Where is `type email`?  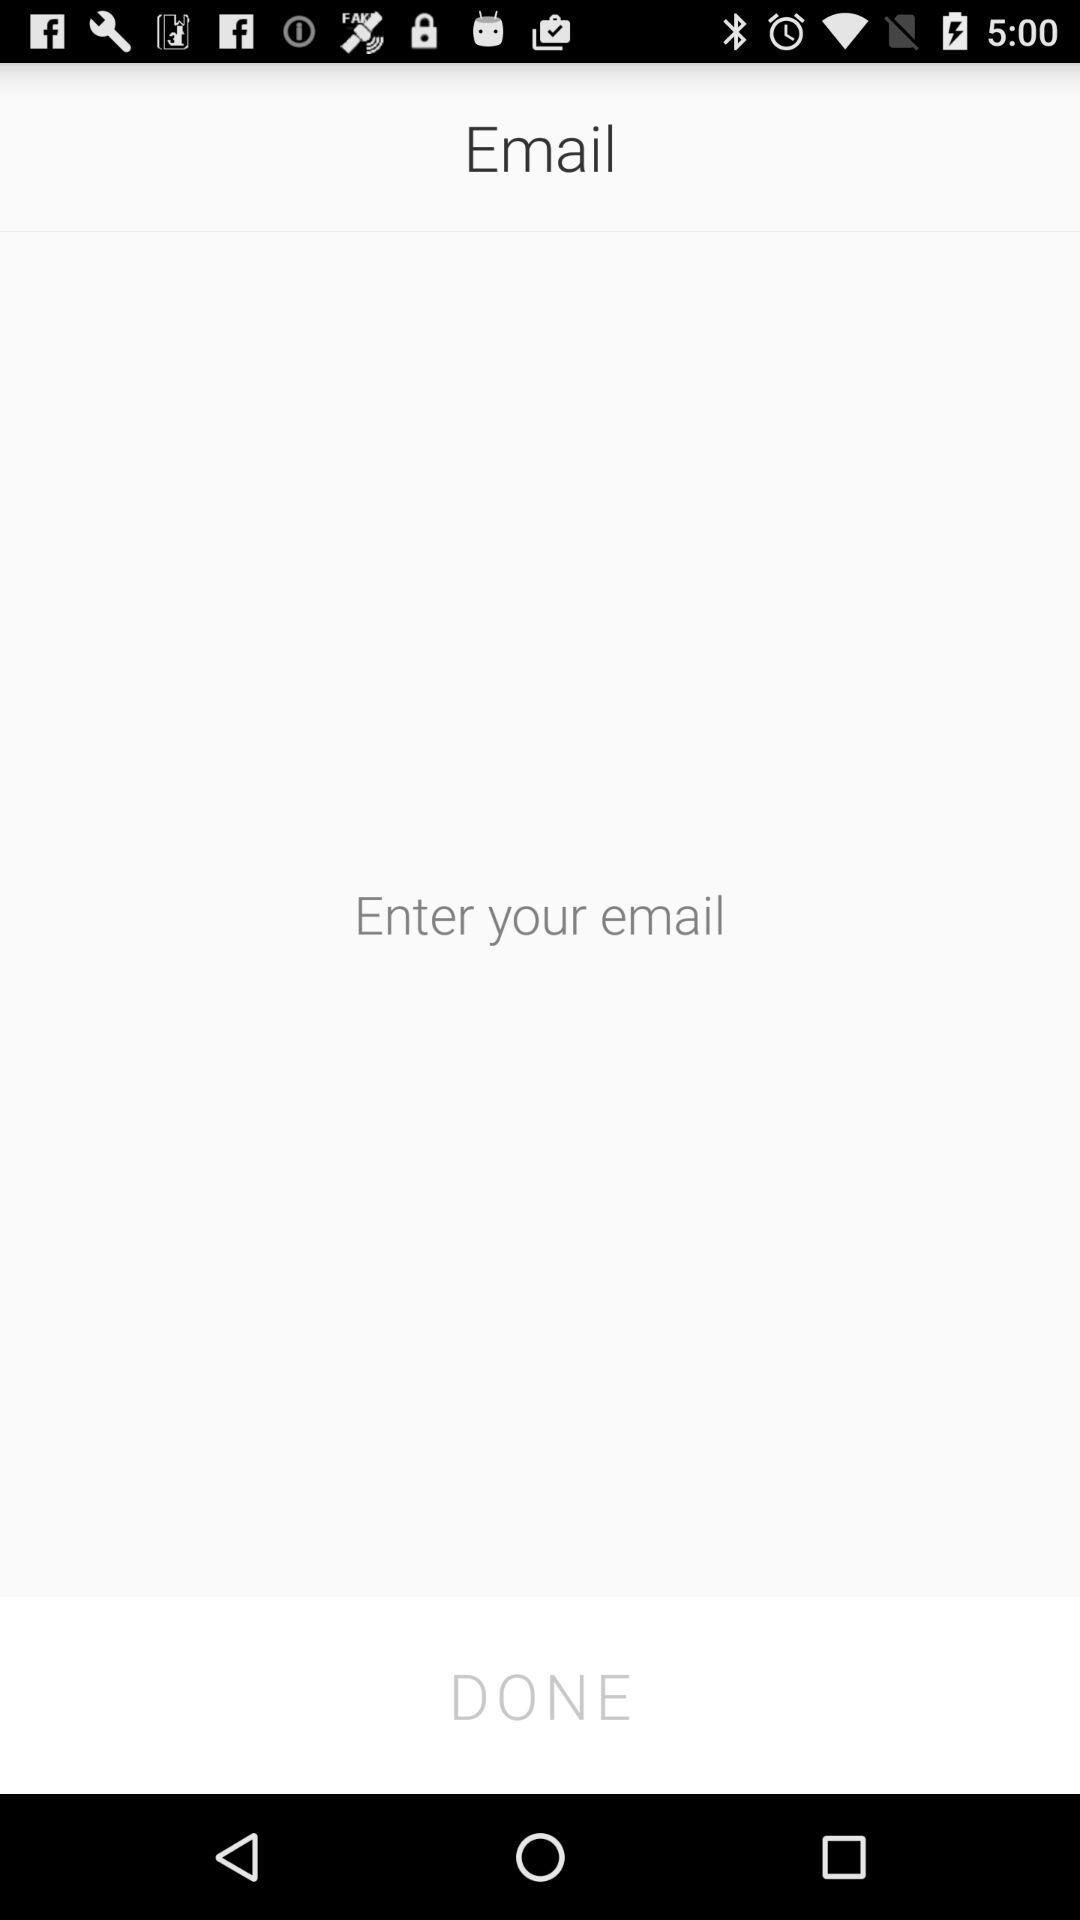 type email is located at coordinates (540, 912).